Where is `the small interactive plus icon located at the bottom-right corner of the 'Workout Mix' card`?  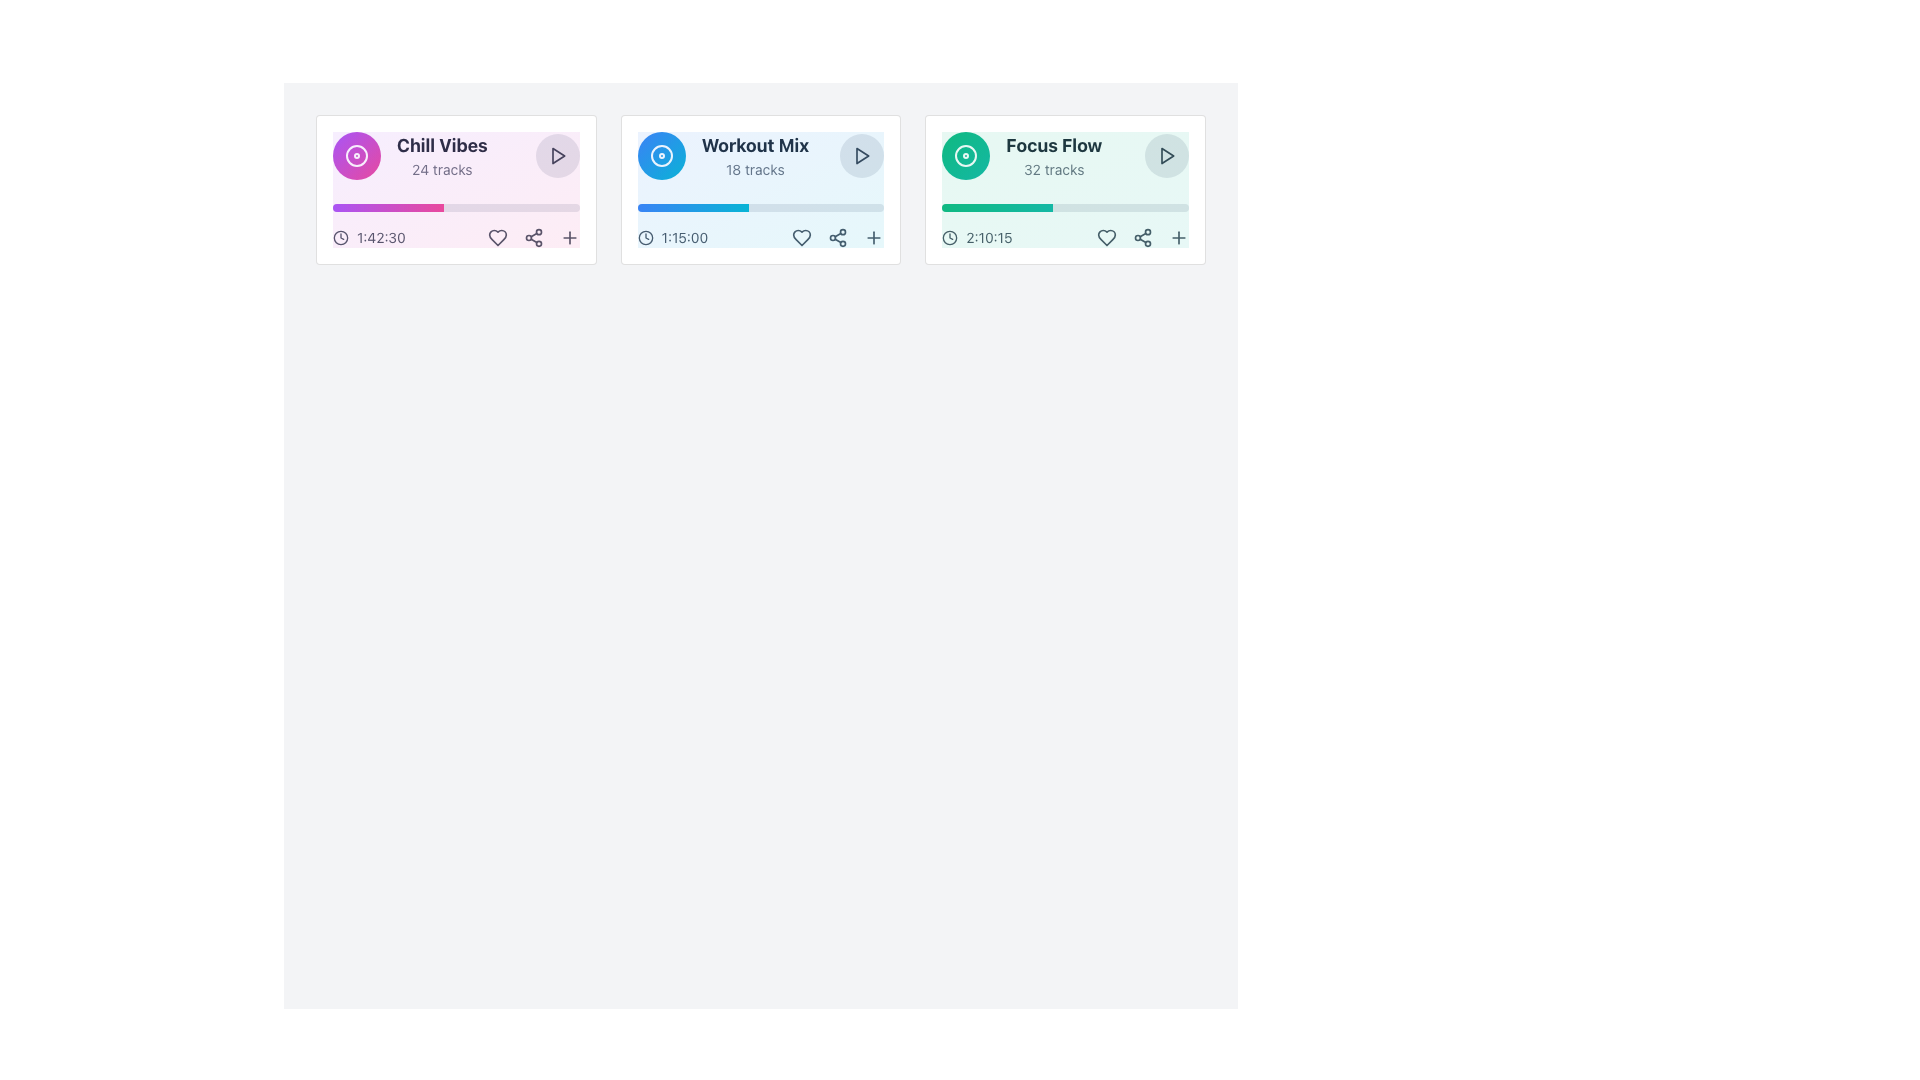 the small interactive plus icon located at the bottom-right corner of the 'Workout Mix' card is located at coordinates (874, 237).